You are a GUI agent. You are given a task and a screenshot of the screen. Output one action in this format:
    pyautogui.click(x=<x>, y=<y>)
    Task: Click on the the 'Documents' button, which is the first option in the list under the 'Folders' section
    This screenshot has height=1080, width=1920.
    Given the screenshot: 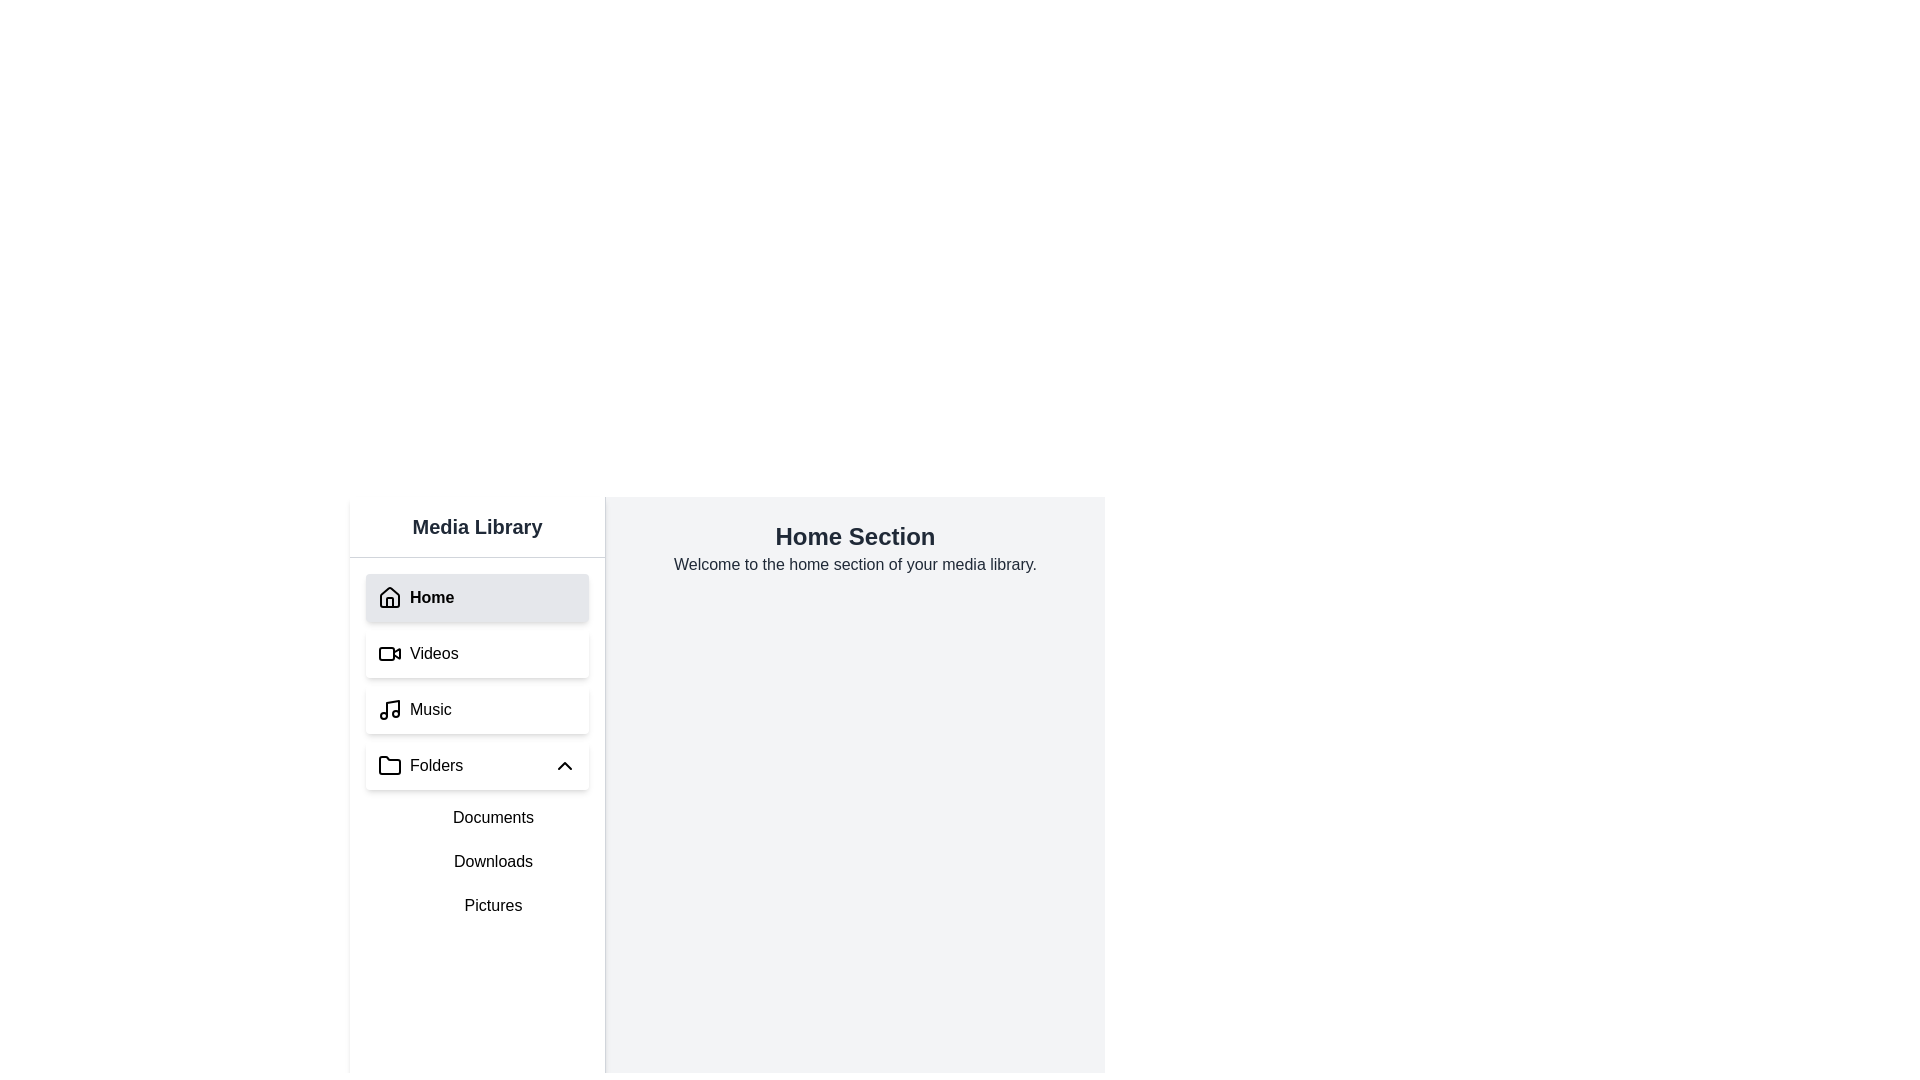 What is the action you would take?
    pyautogui.click(x=493, y=817)
    